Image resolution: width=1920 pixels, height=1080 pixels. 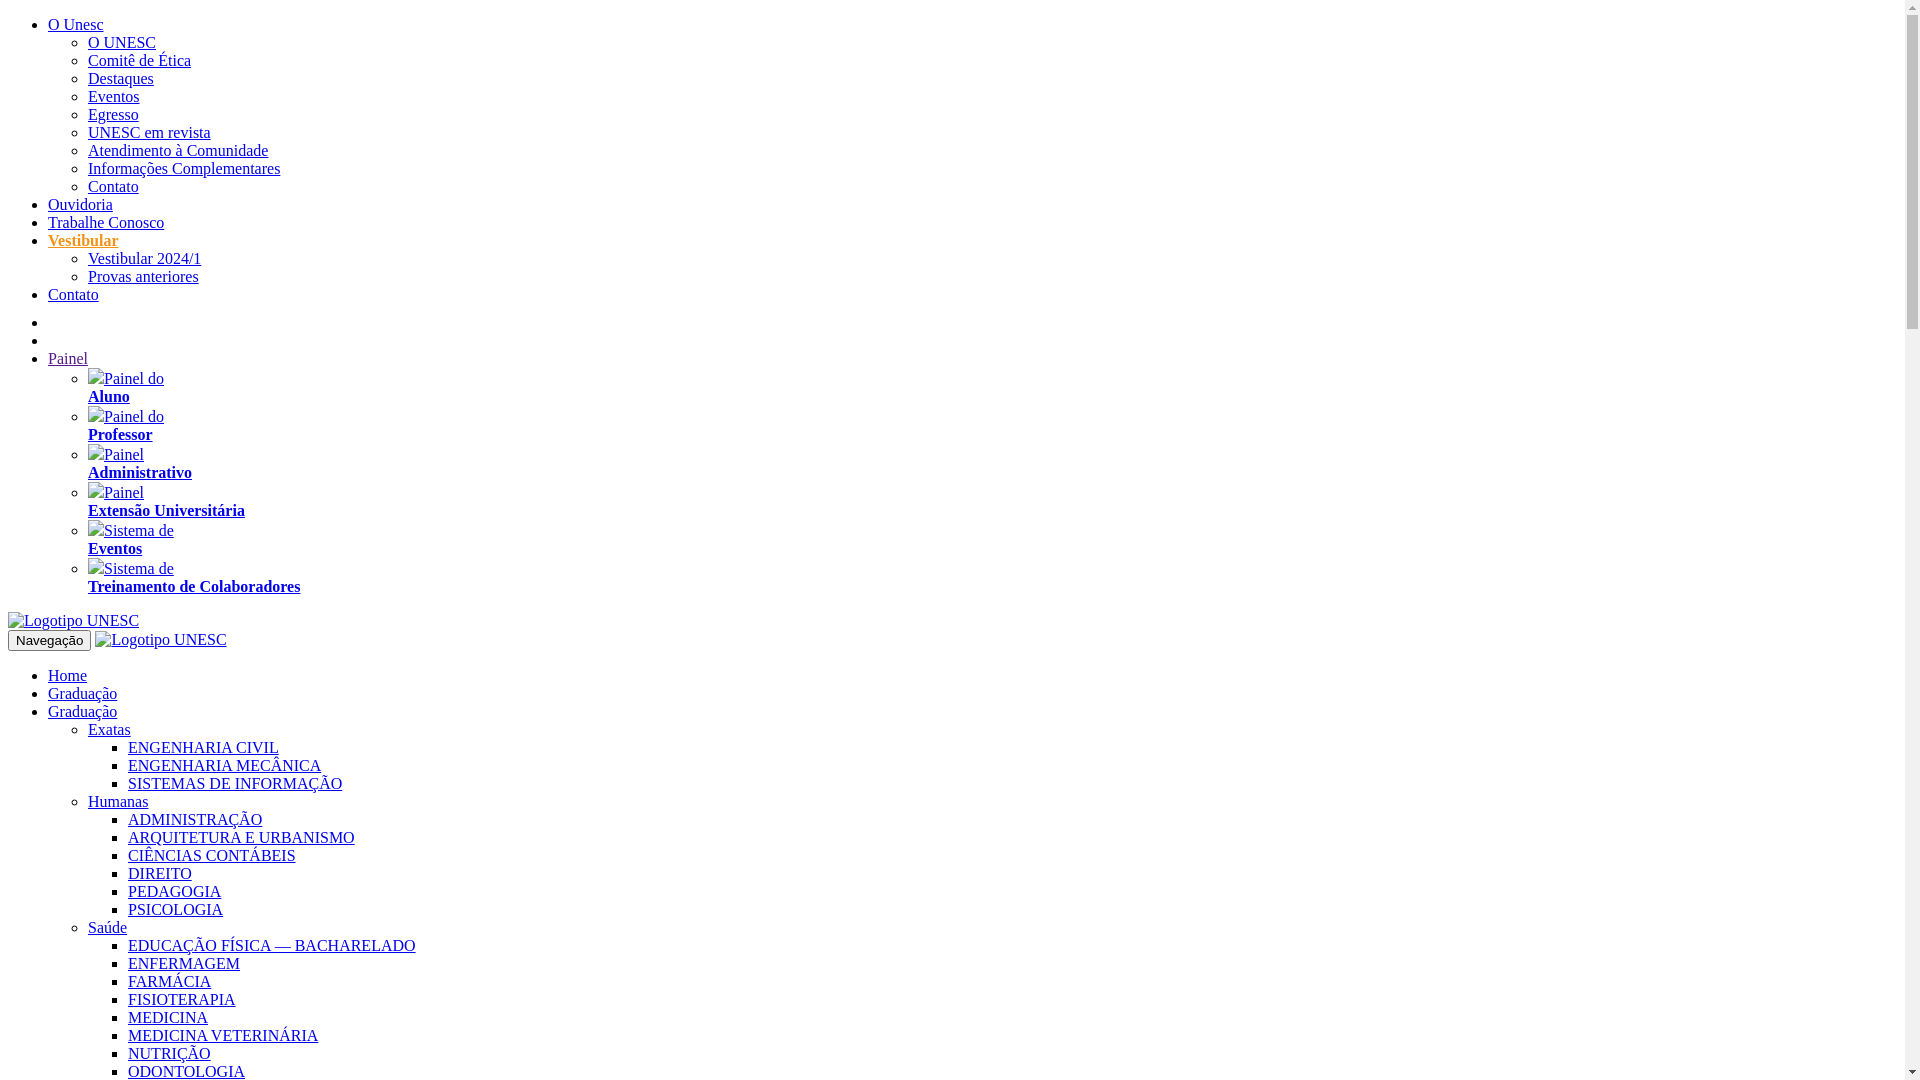 I want to click on 'O Unesc', so click(x=76, y=24).